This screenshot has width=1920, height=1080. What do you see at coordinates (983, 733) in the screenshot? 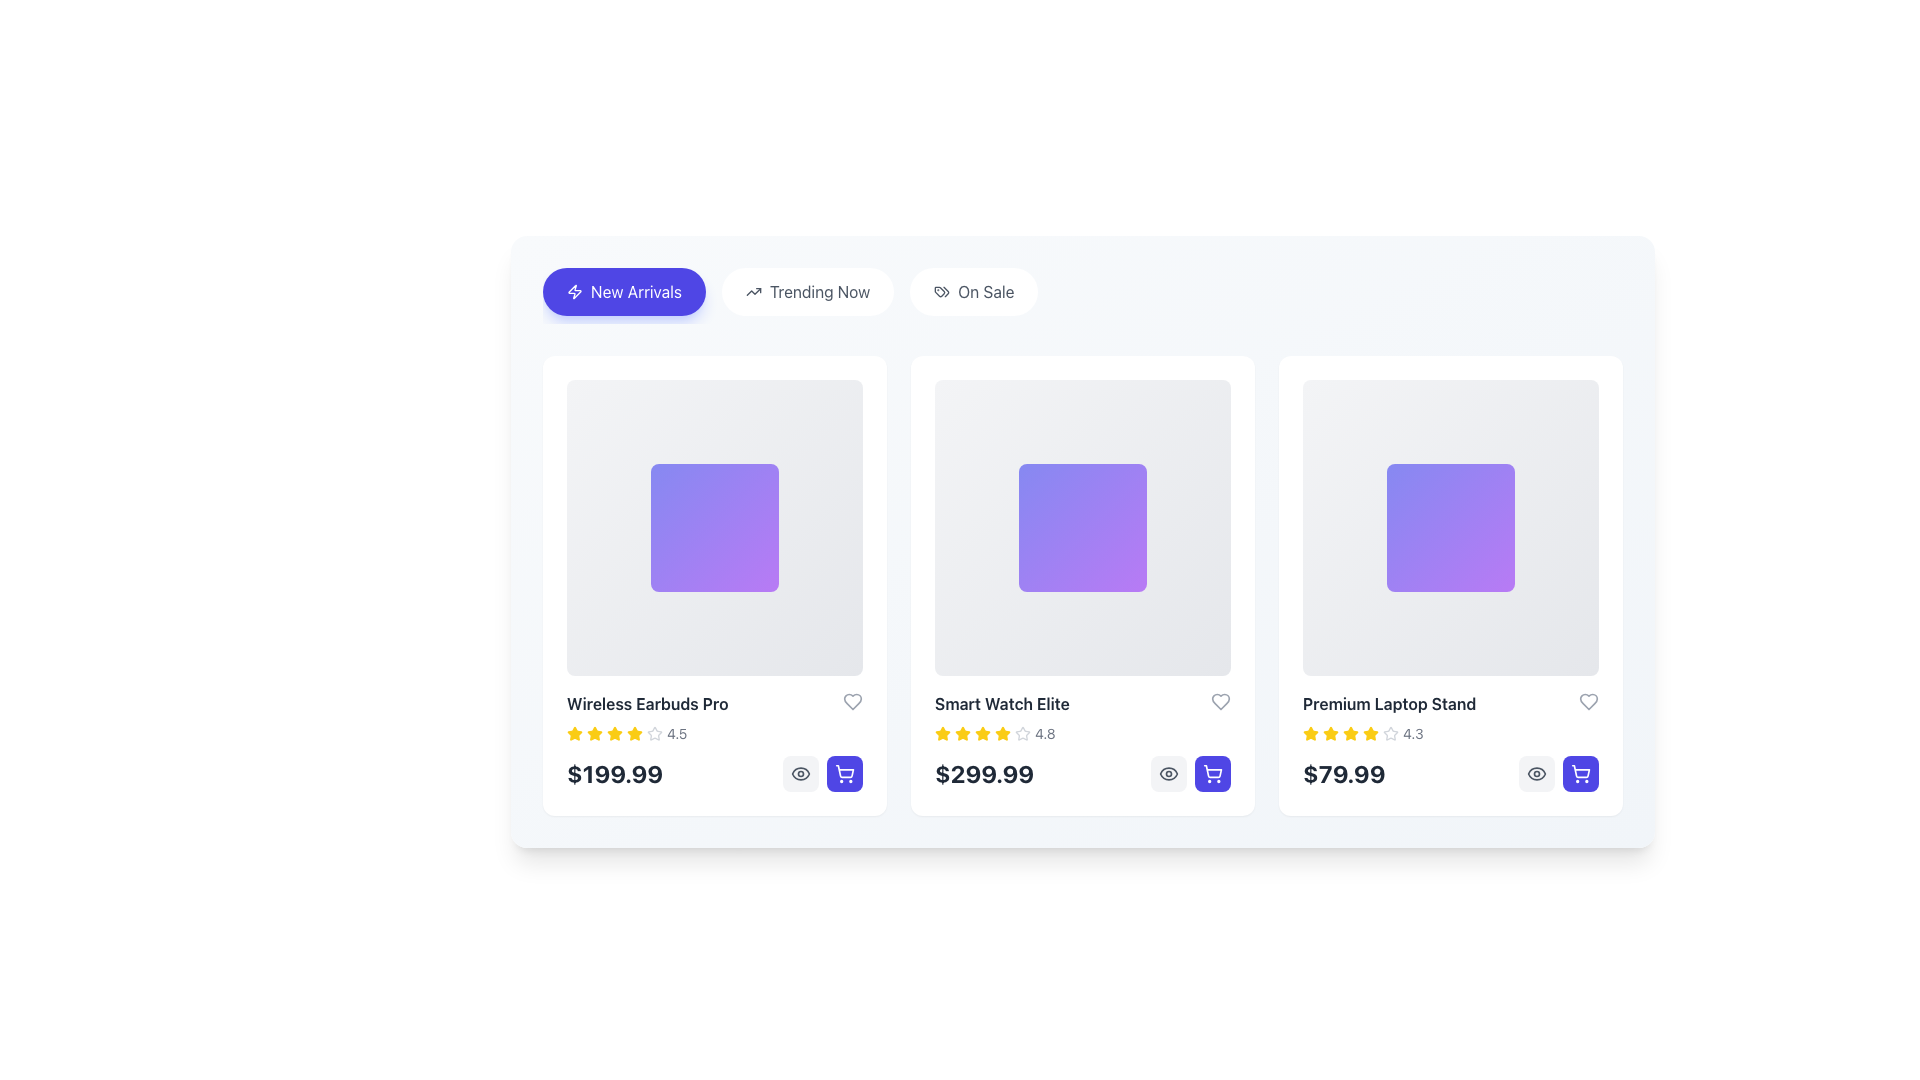
I see `the fourth rating star icon for the 'Smart Watch Elite' product` at bounding box center [983, 733].